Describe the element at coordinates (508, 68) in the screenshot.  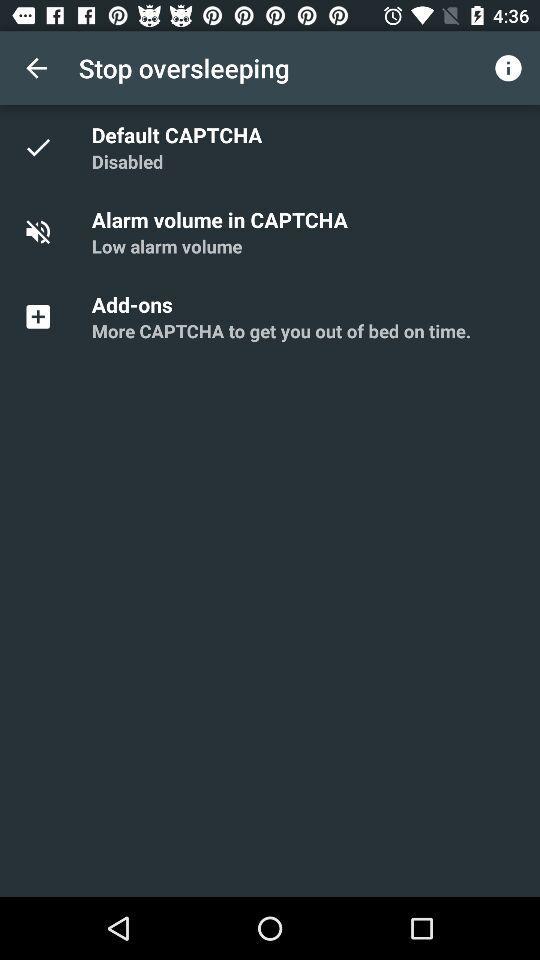
I see `the information button` at that location.